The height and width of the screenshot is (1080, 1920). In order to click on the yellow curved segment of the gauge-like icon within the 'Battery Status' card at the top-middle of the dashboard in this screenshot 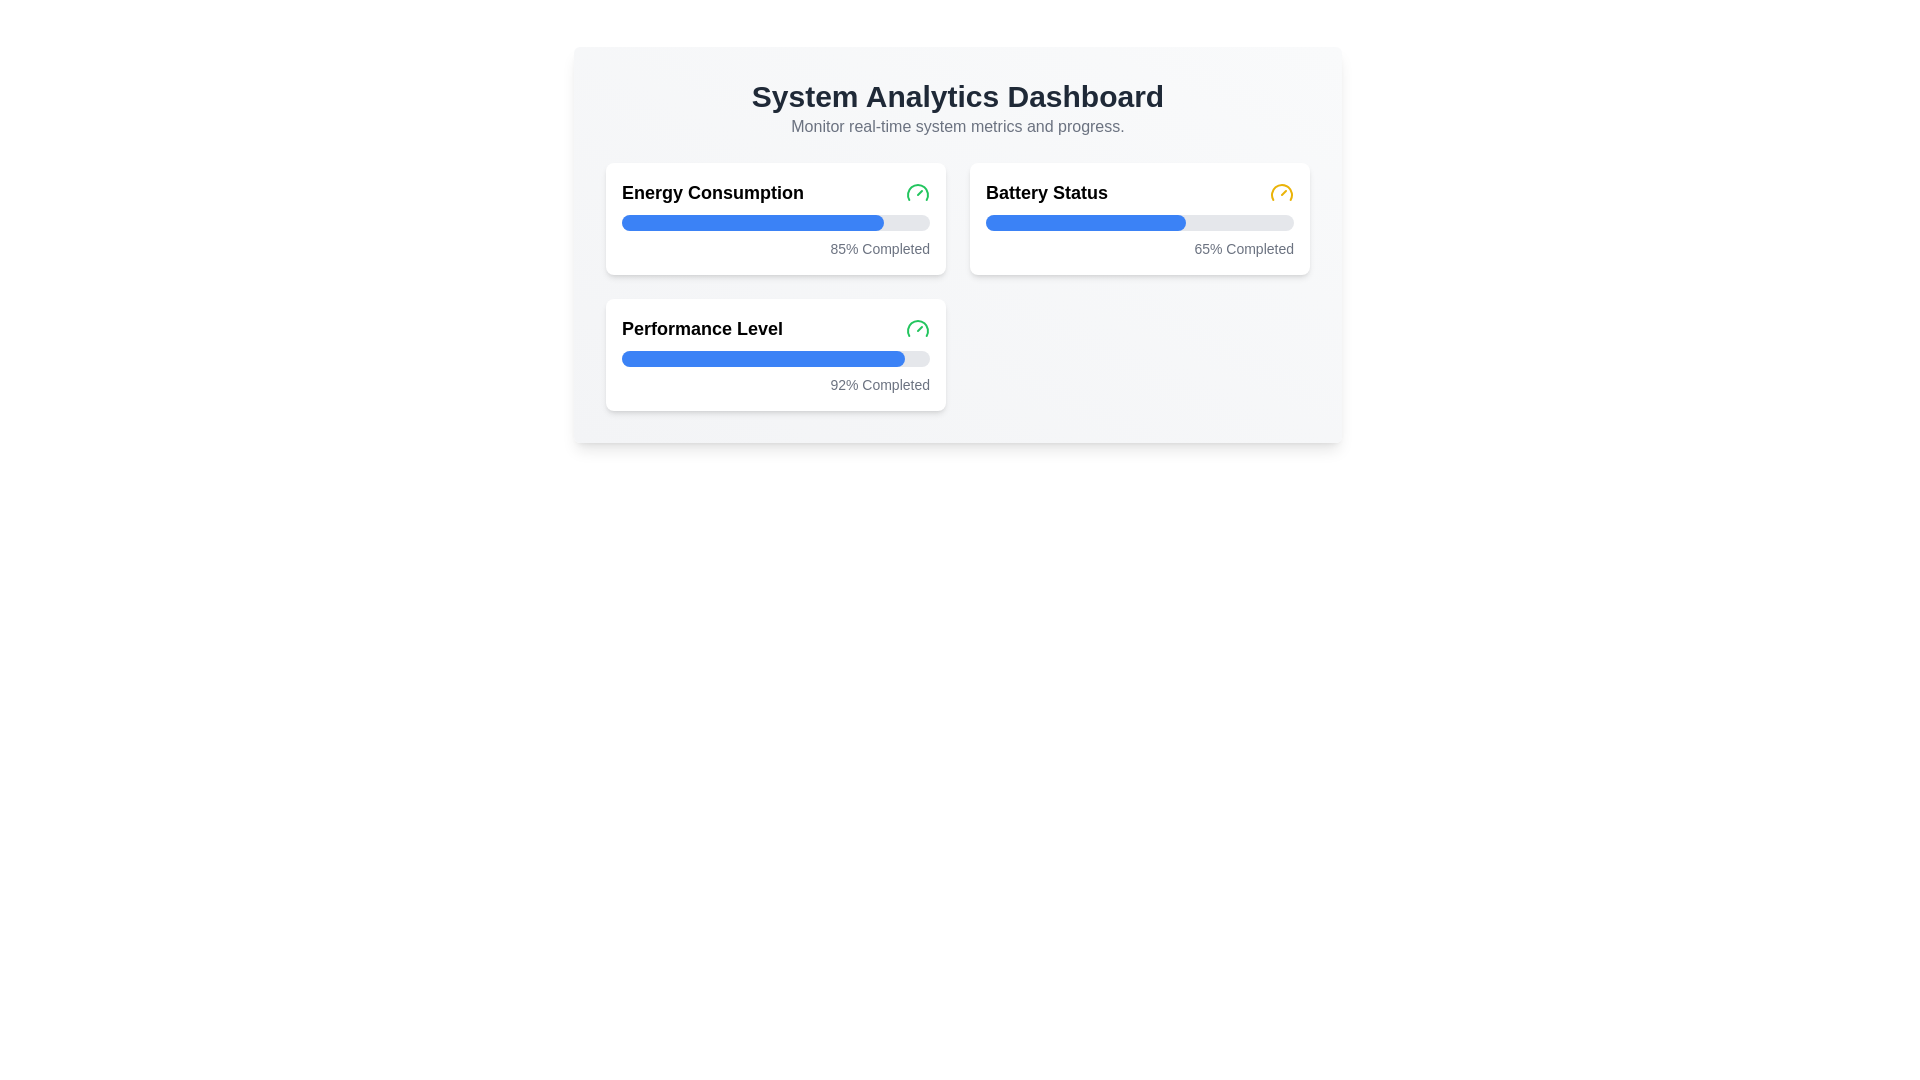, I will do `click(1281, 192)`.